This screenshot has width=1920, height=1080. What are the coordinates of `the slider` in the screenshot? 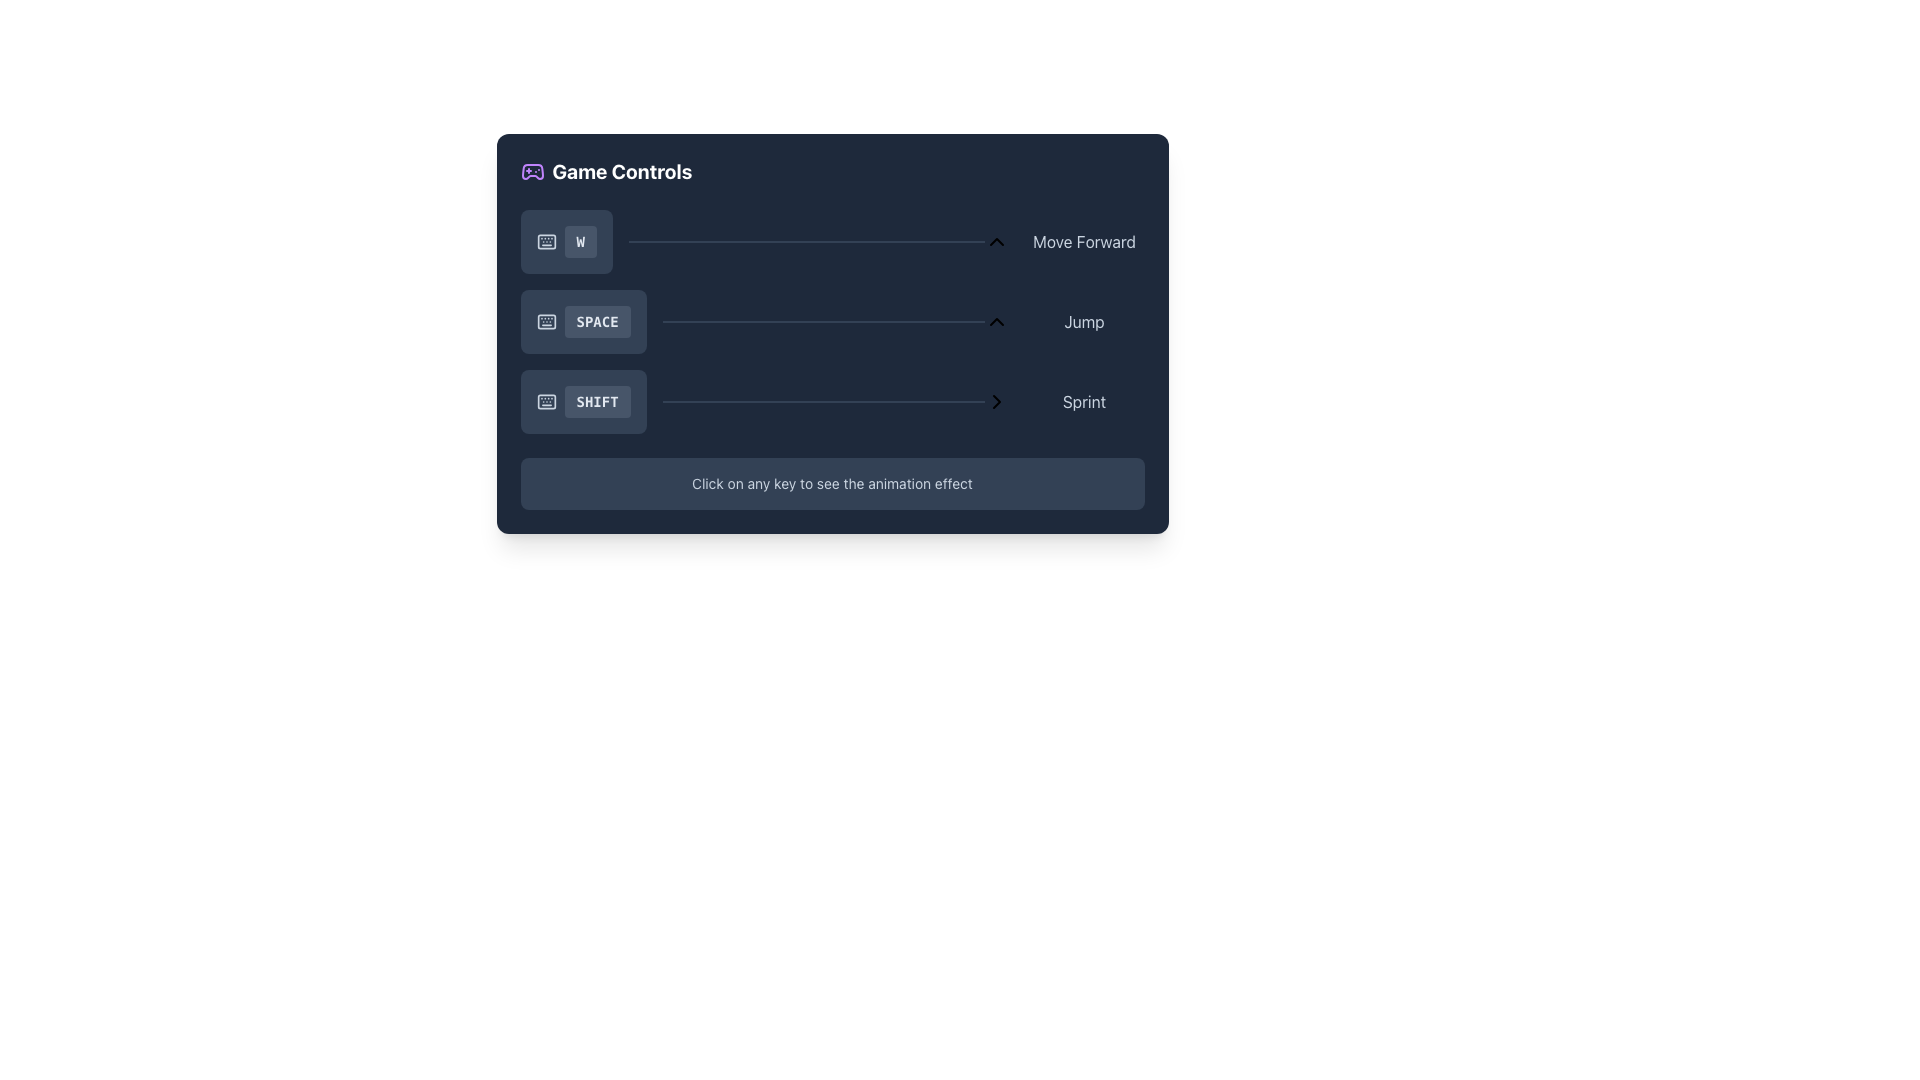 It's located at (973, 241).